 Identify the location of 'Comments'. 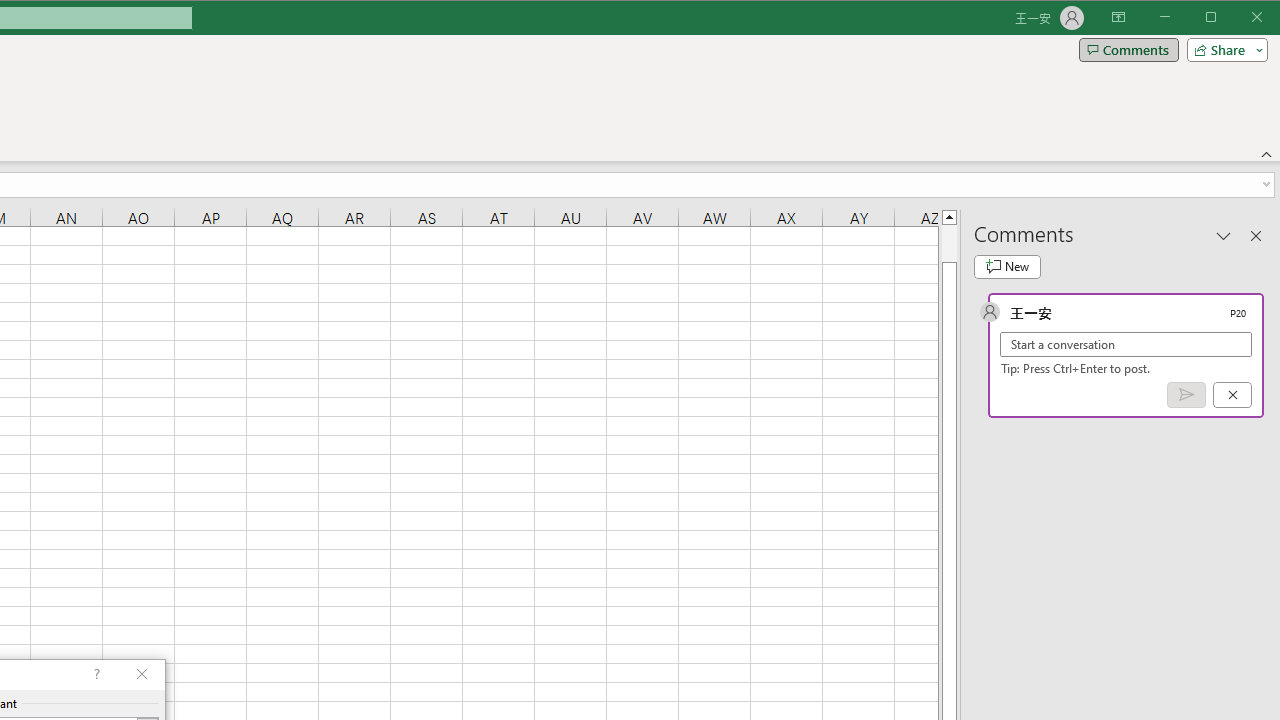
(1128, 49).